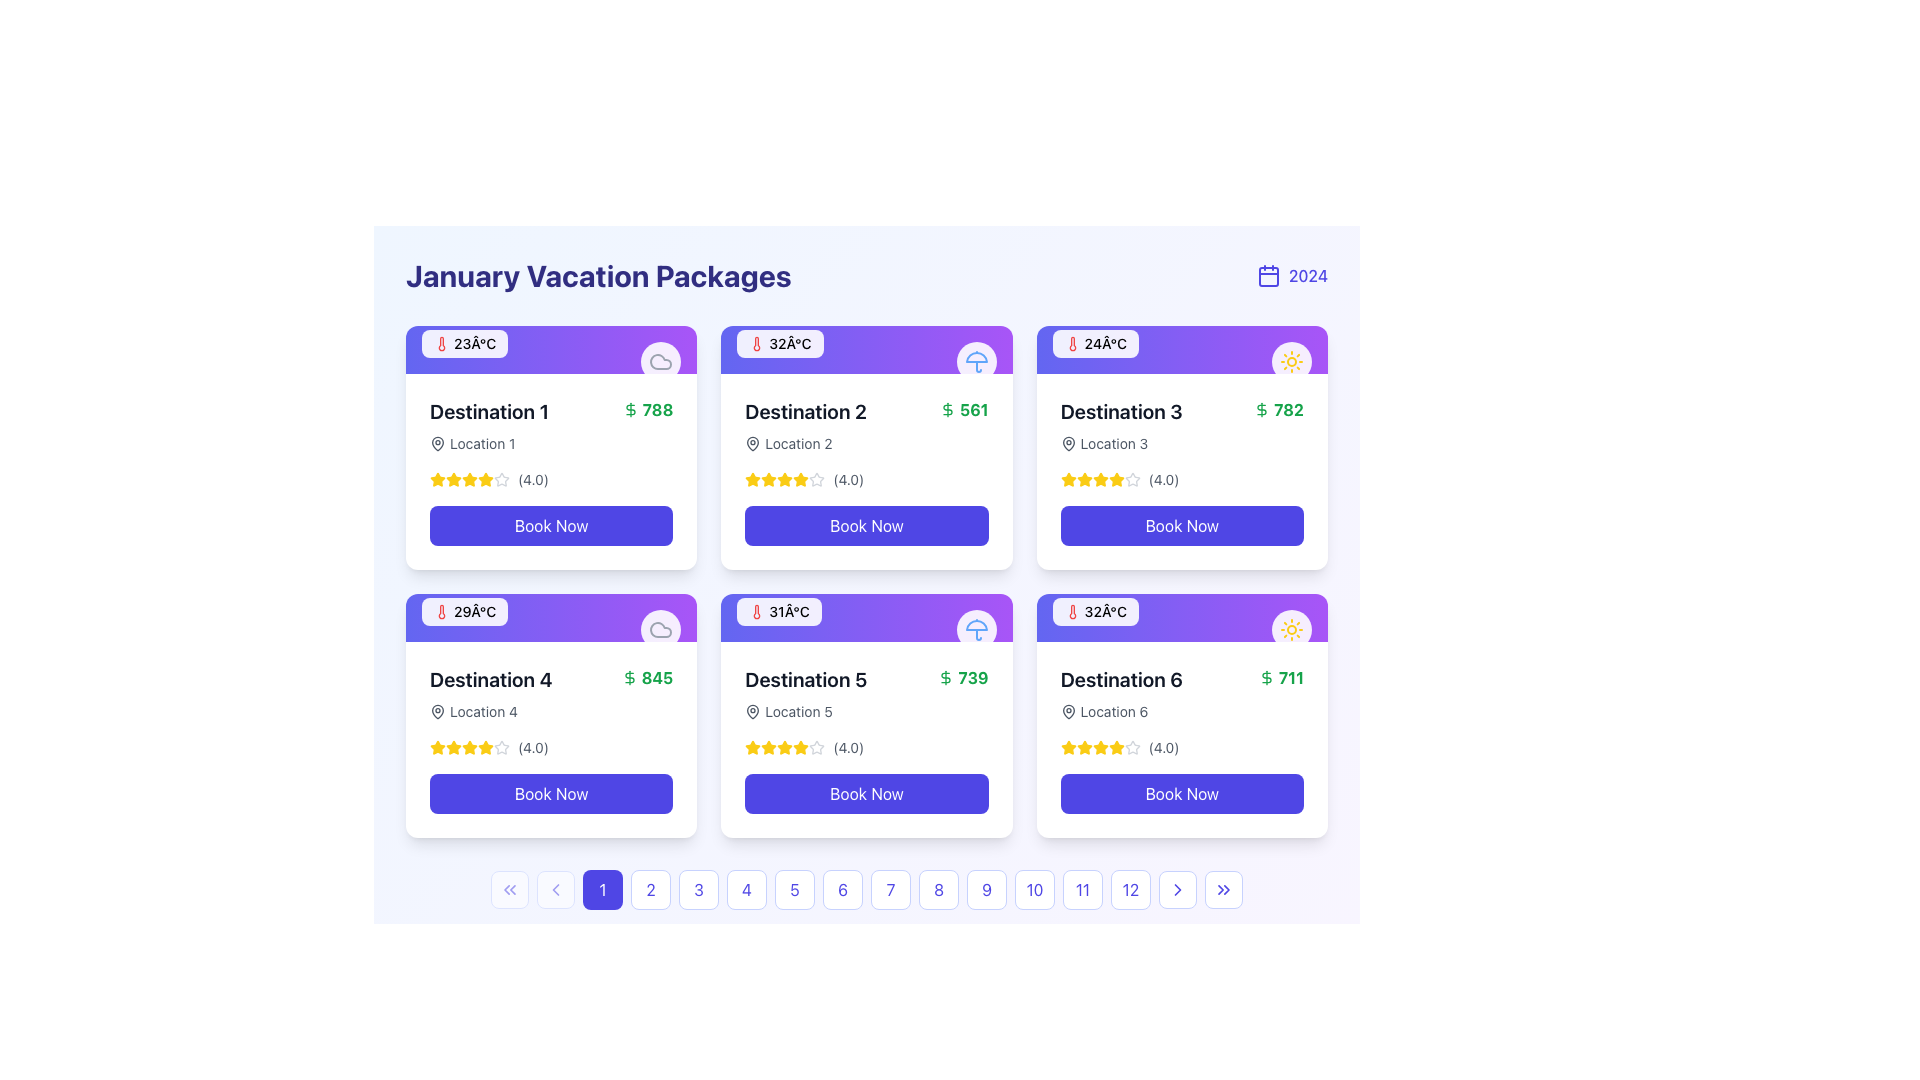 Image resolution: width=1920 pixels, height=1080 pixels. I want to click on the fourth star icon in the rating section of the 'Destination 6' card, which visually indicates a rating by being fully filled, so click(1067, 747).